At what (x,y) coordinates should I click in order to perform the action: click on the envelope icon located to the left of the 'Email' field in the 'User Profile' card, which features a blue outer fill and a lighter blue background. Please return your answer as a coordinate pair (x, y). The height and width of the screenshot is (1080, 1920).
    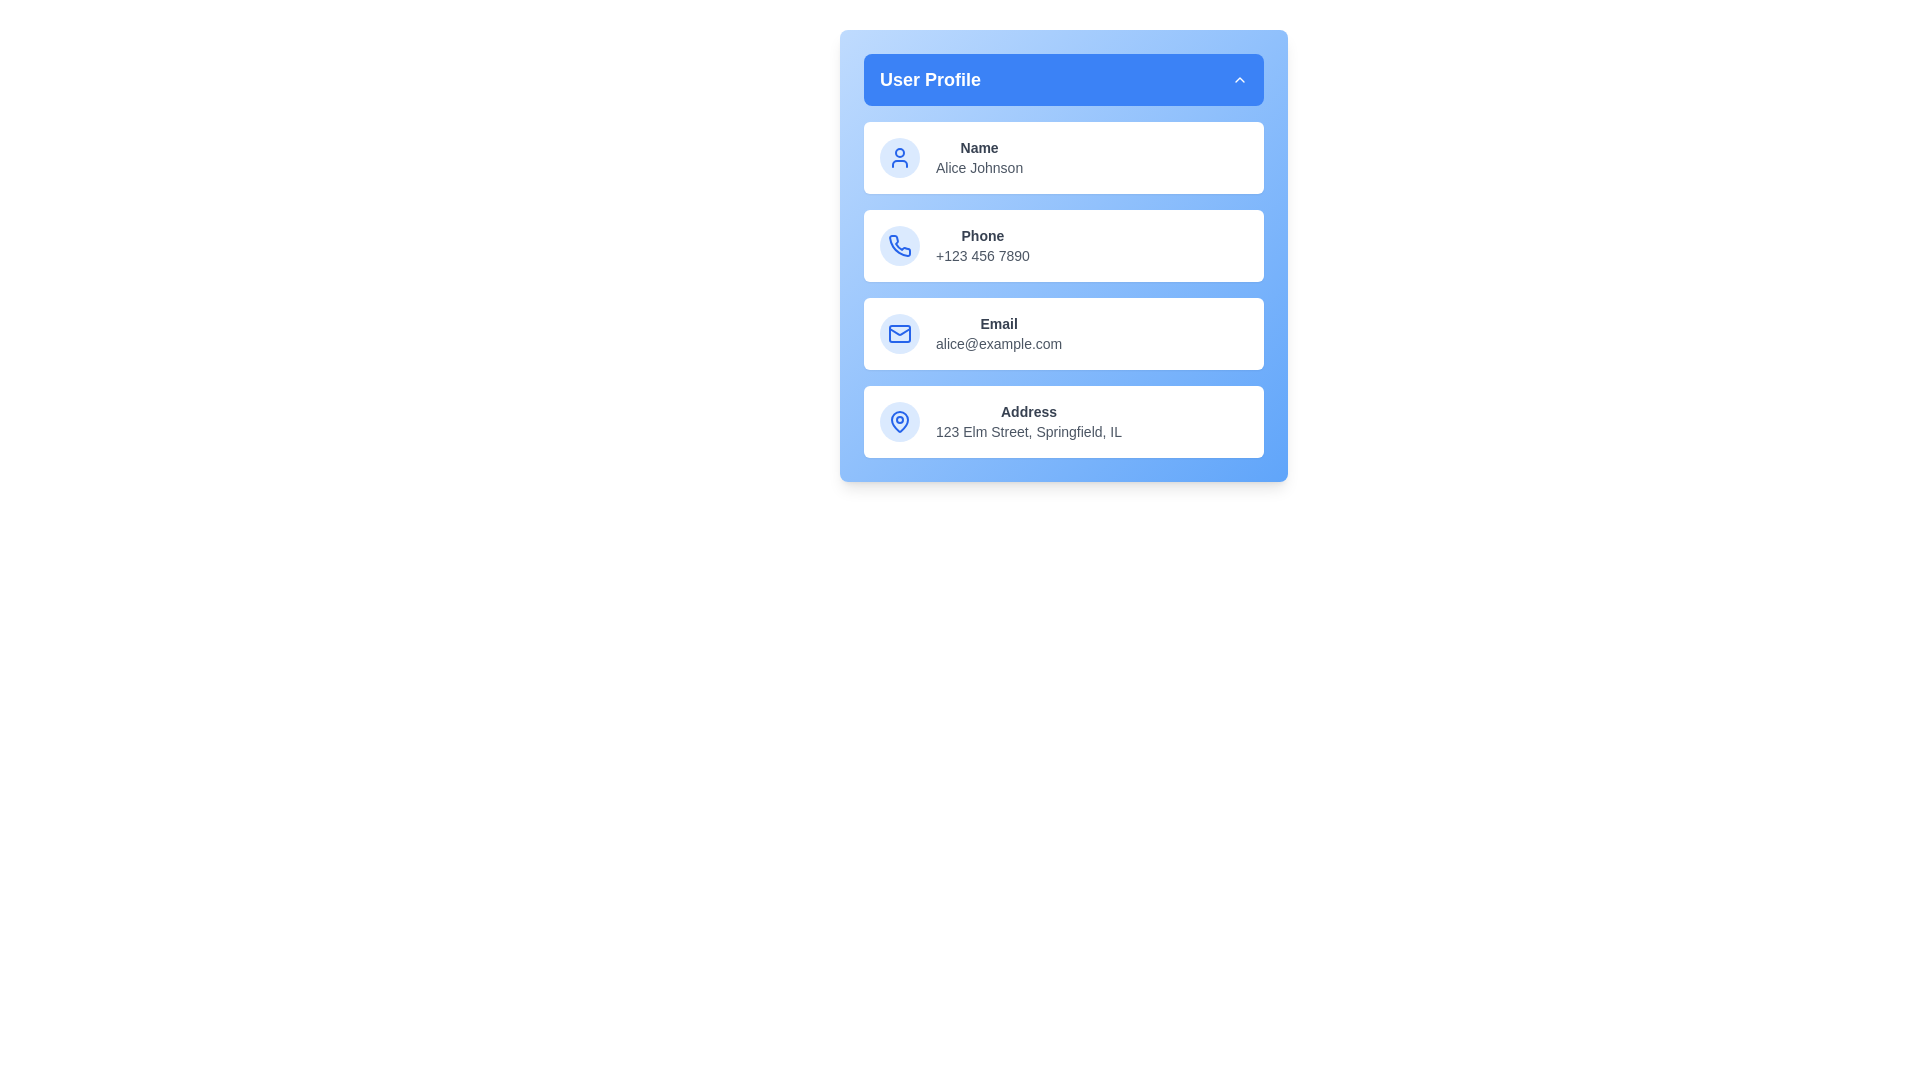
    Looking at the image, I should click on (899, 333).